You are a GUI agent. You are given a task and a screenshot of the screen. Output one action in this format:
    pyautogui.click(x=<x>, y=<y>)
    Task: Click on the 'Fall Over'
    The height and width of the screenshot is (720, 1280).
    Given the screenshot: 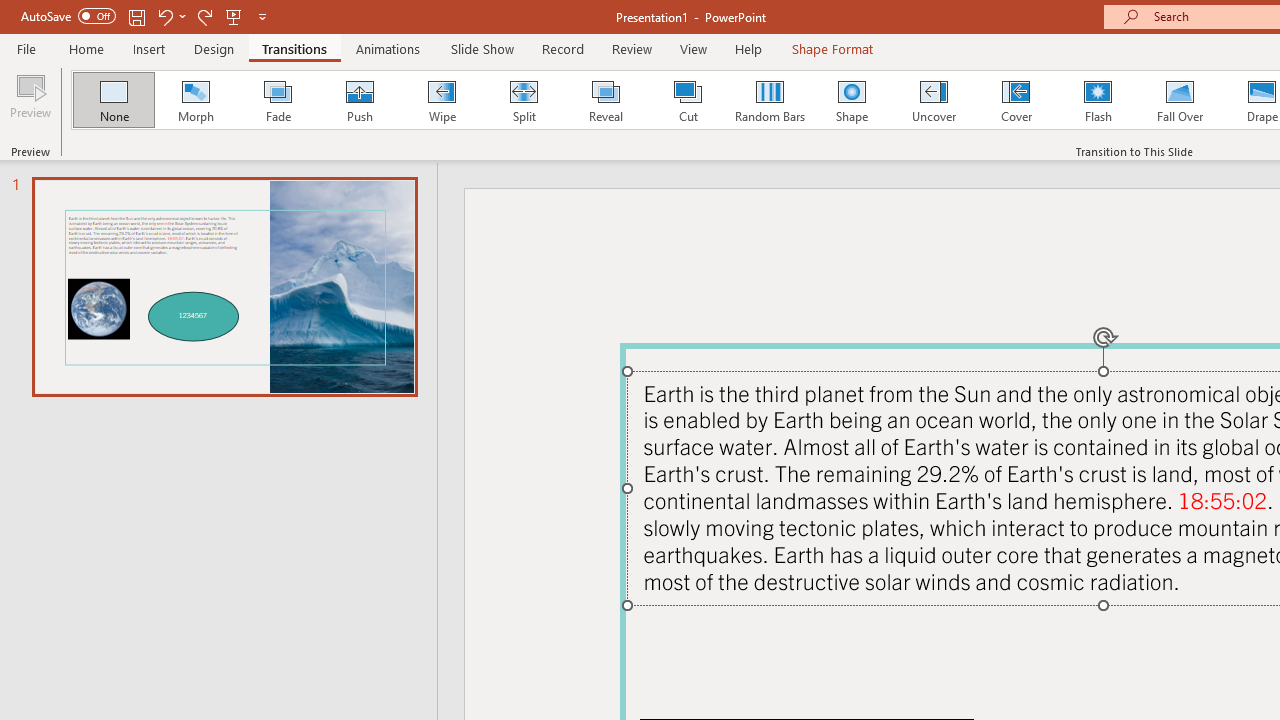 What is the action you would take?
    pyautogui.click(x=1180, y=100)
    